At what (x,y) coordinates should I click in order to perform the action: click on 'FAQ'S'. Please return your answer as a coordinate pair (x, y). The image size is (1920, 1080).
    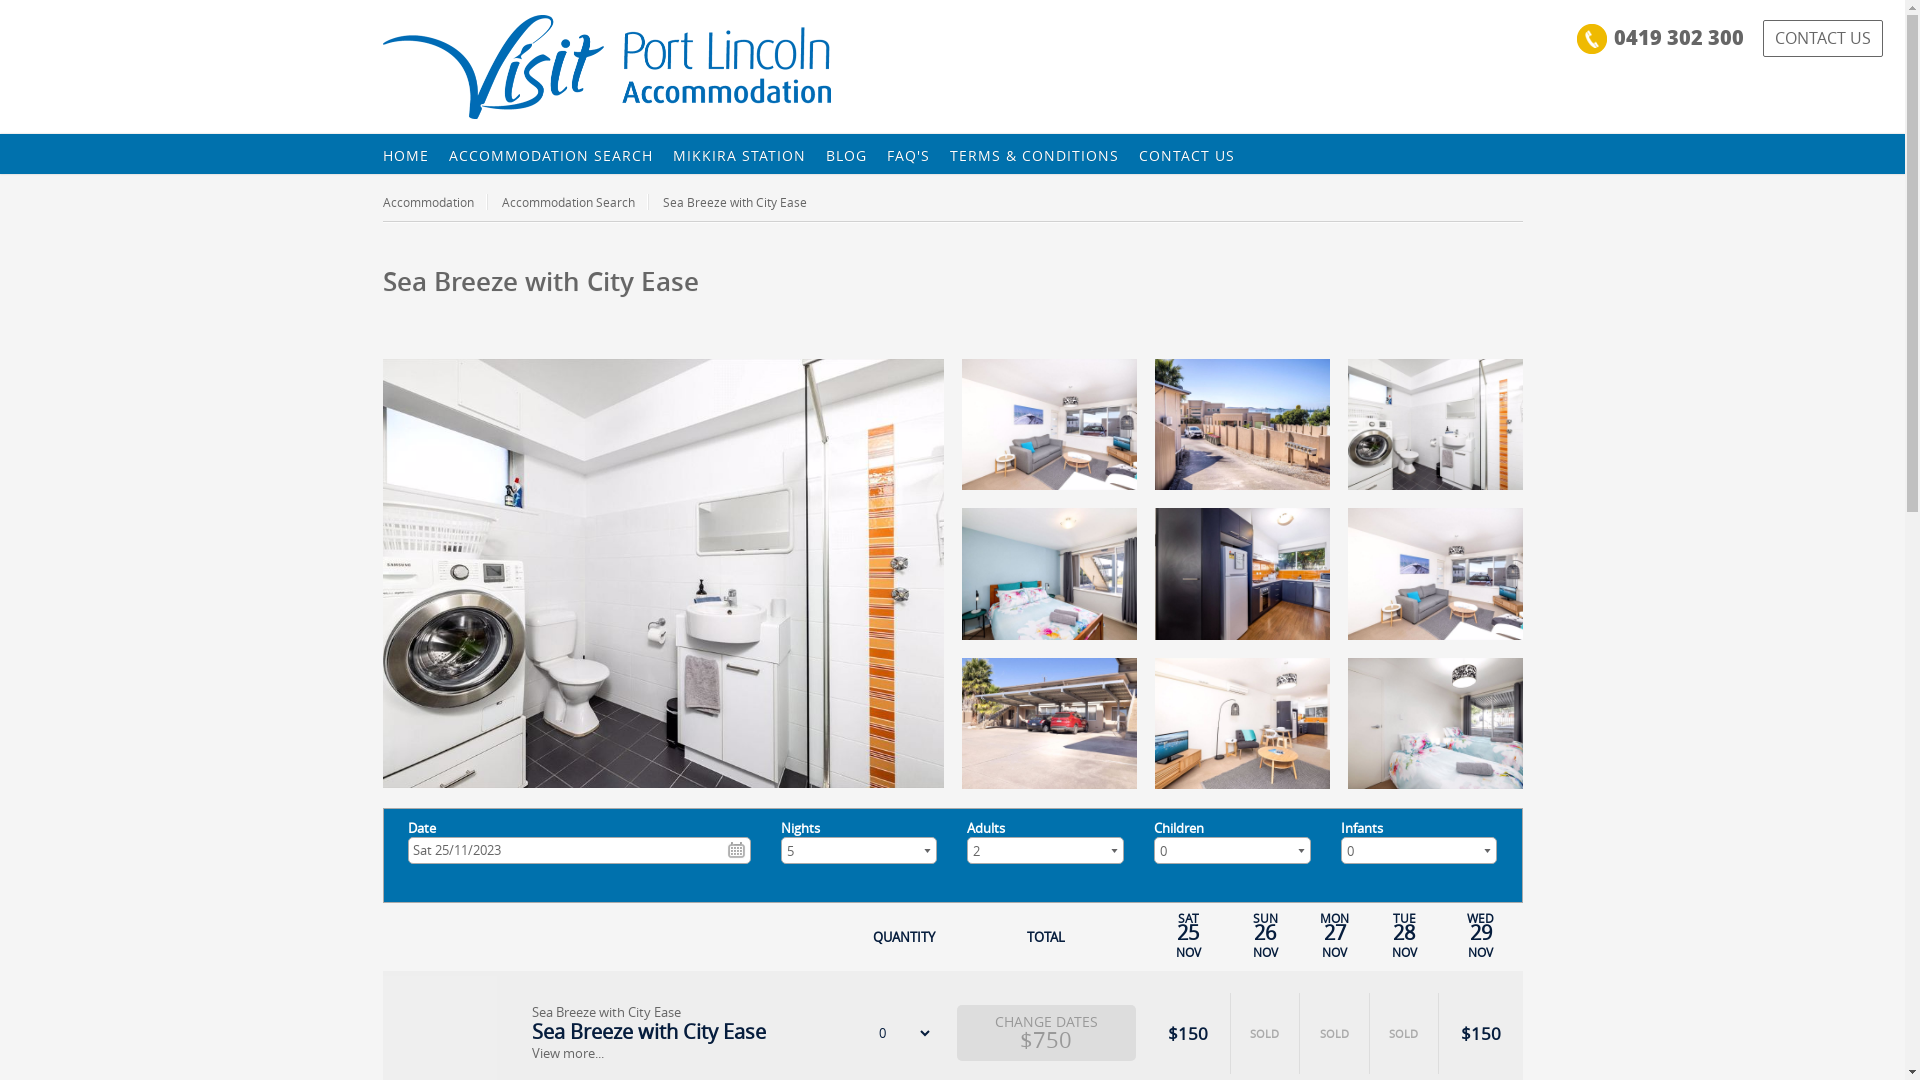
    Looking at the image, I should click on (885, 154).